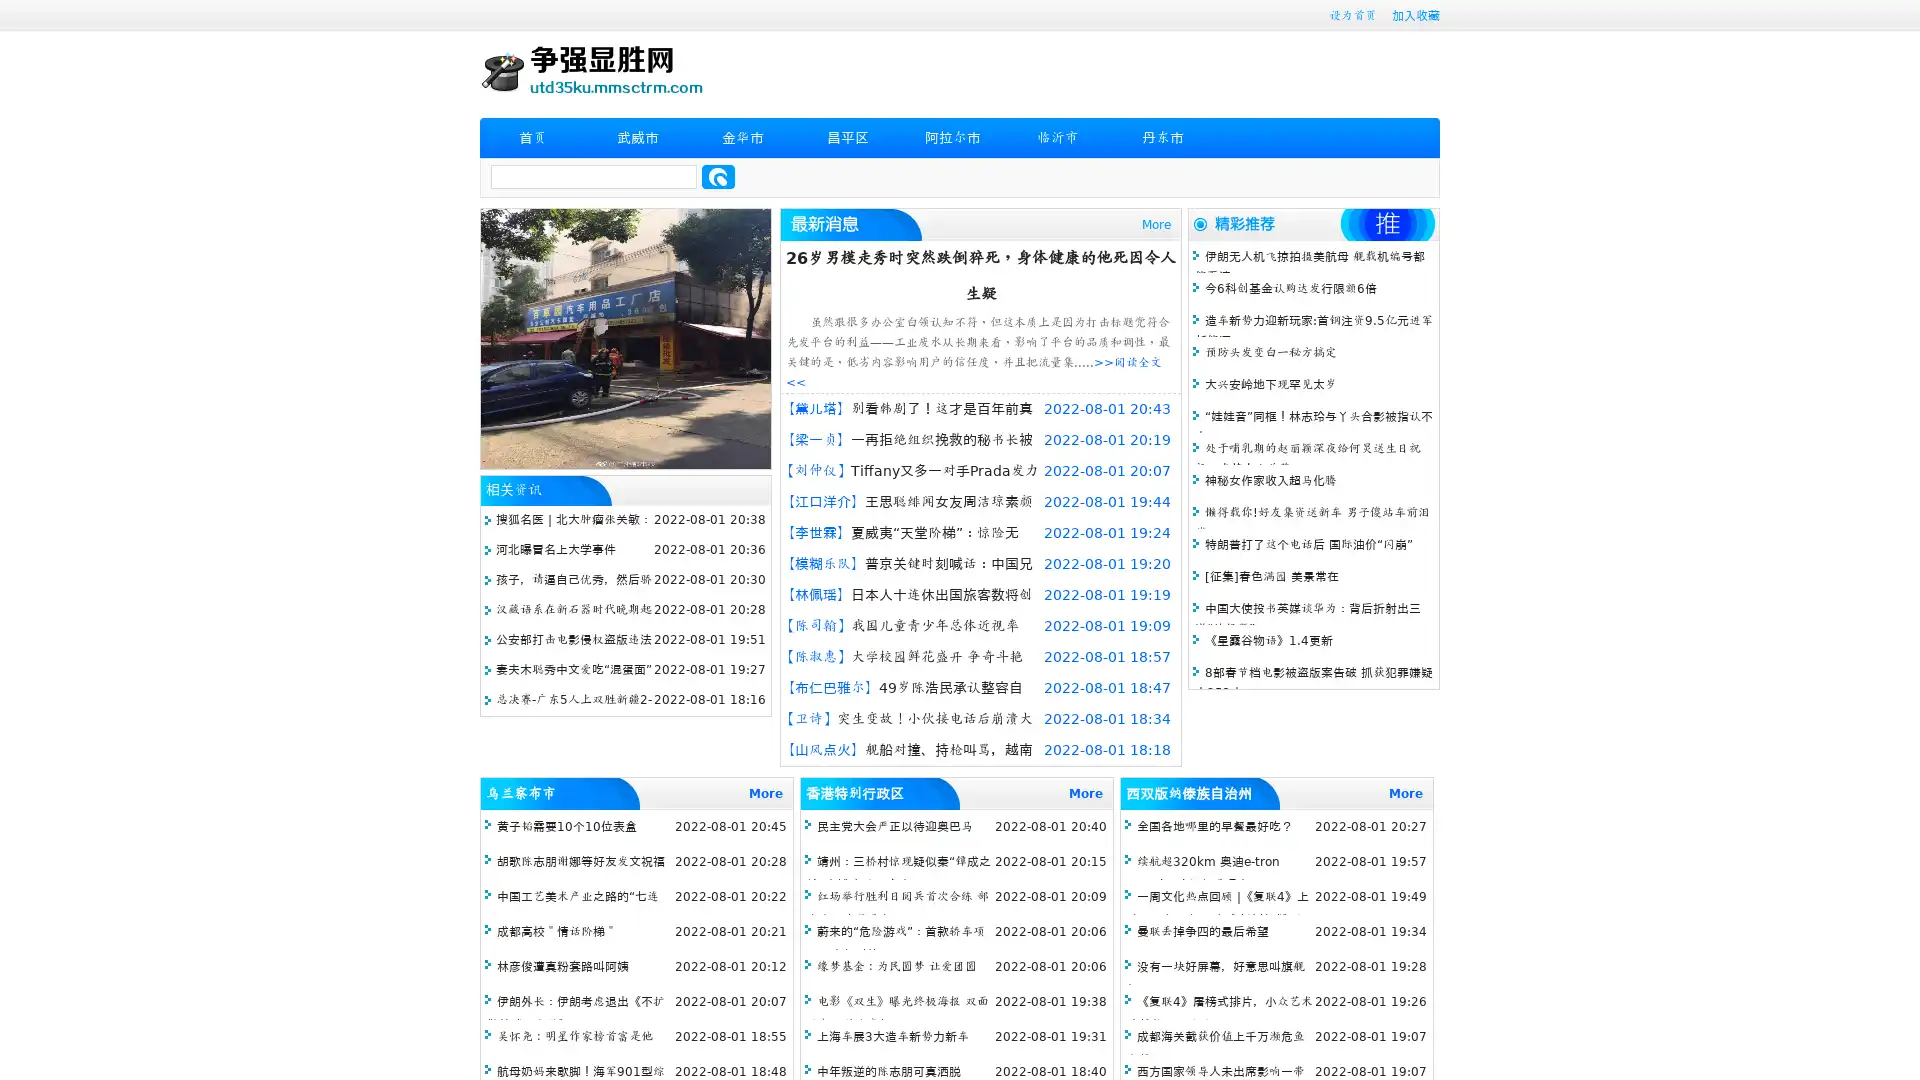 Image resolution: width=1920 pixels, height=1080 pixels. Describe the element at coordinates (718, 176) in the screenshot. I see `Search` at that location.